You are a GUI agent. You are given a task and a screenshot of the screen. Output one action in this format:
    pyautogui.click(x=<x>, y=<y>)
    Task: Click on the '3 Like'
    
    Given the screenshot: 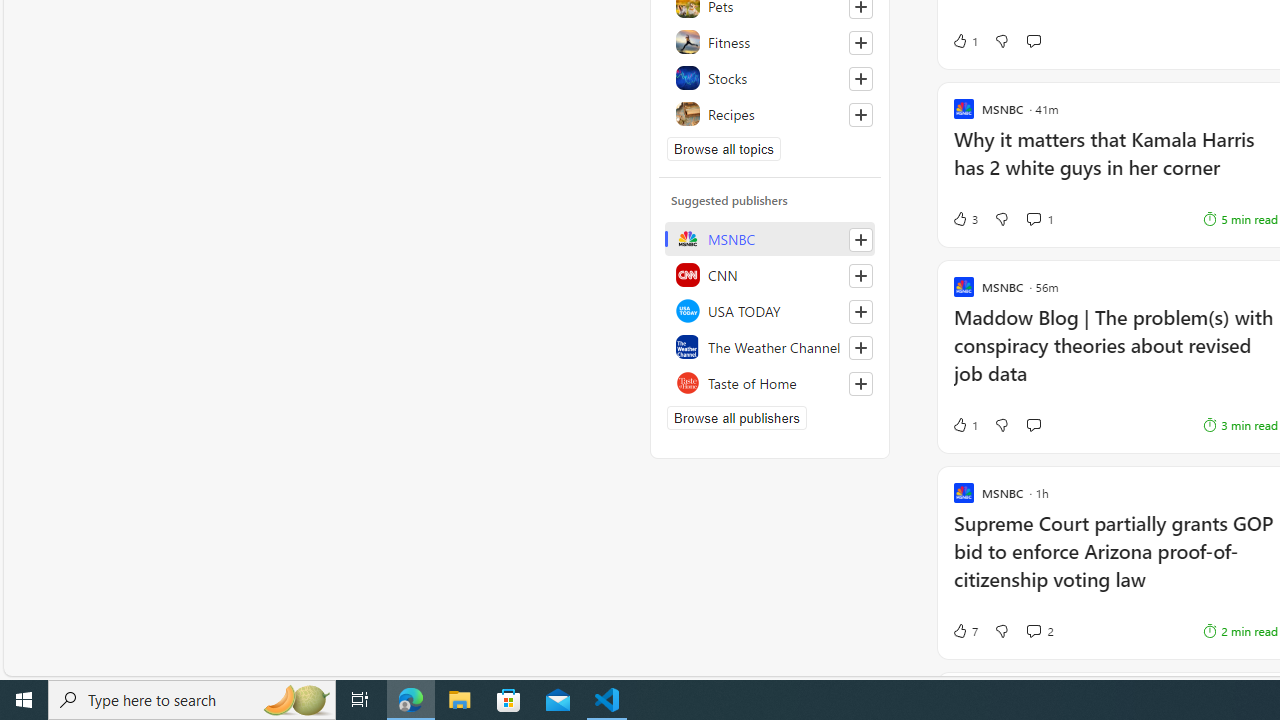 What is the action you would take?
    pyautogui.click(x=964, y=219)
    